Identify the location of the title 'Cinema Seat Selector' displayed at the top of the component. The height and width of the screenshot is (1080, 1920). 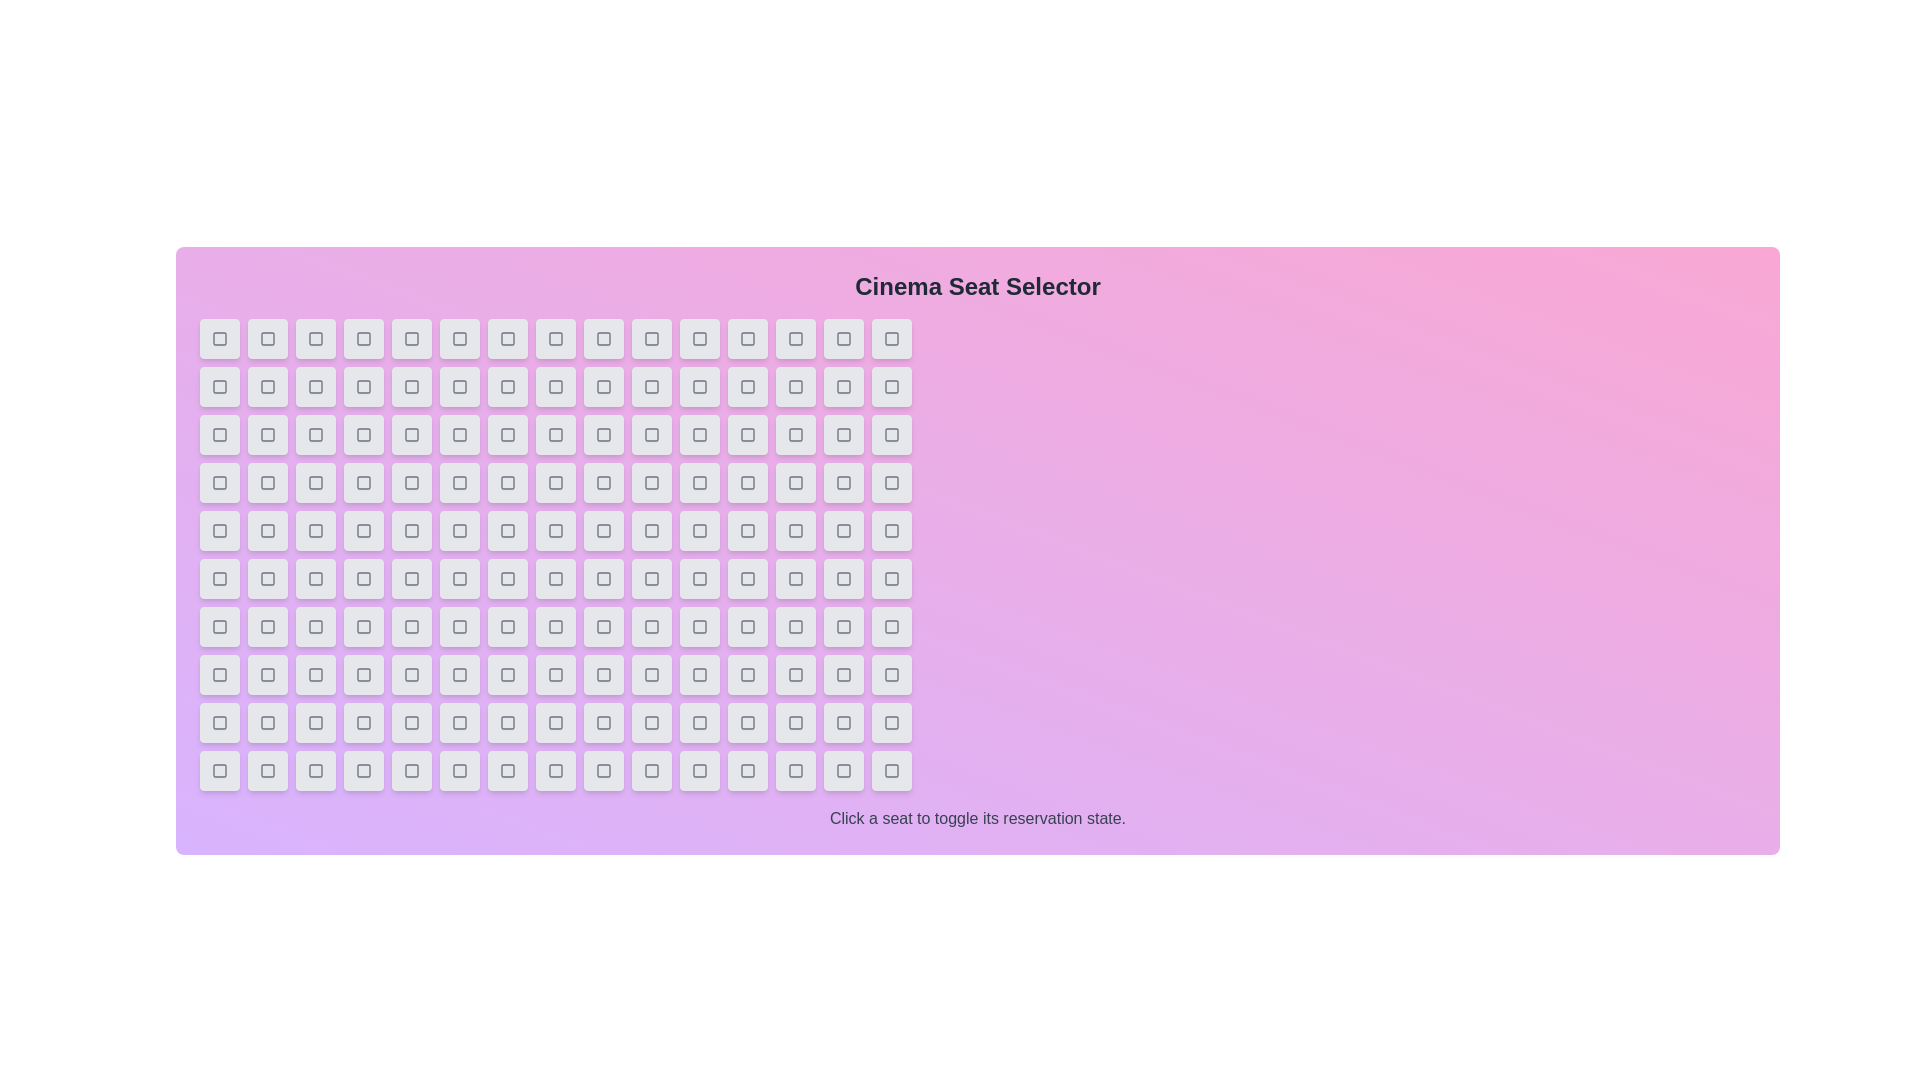
(978, 286).